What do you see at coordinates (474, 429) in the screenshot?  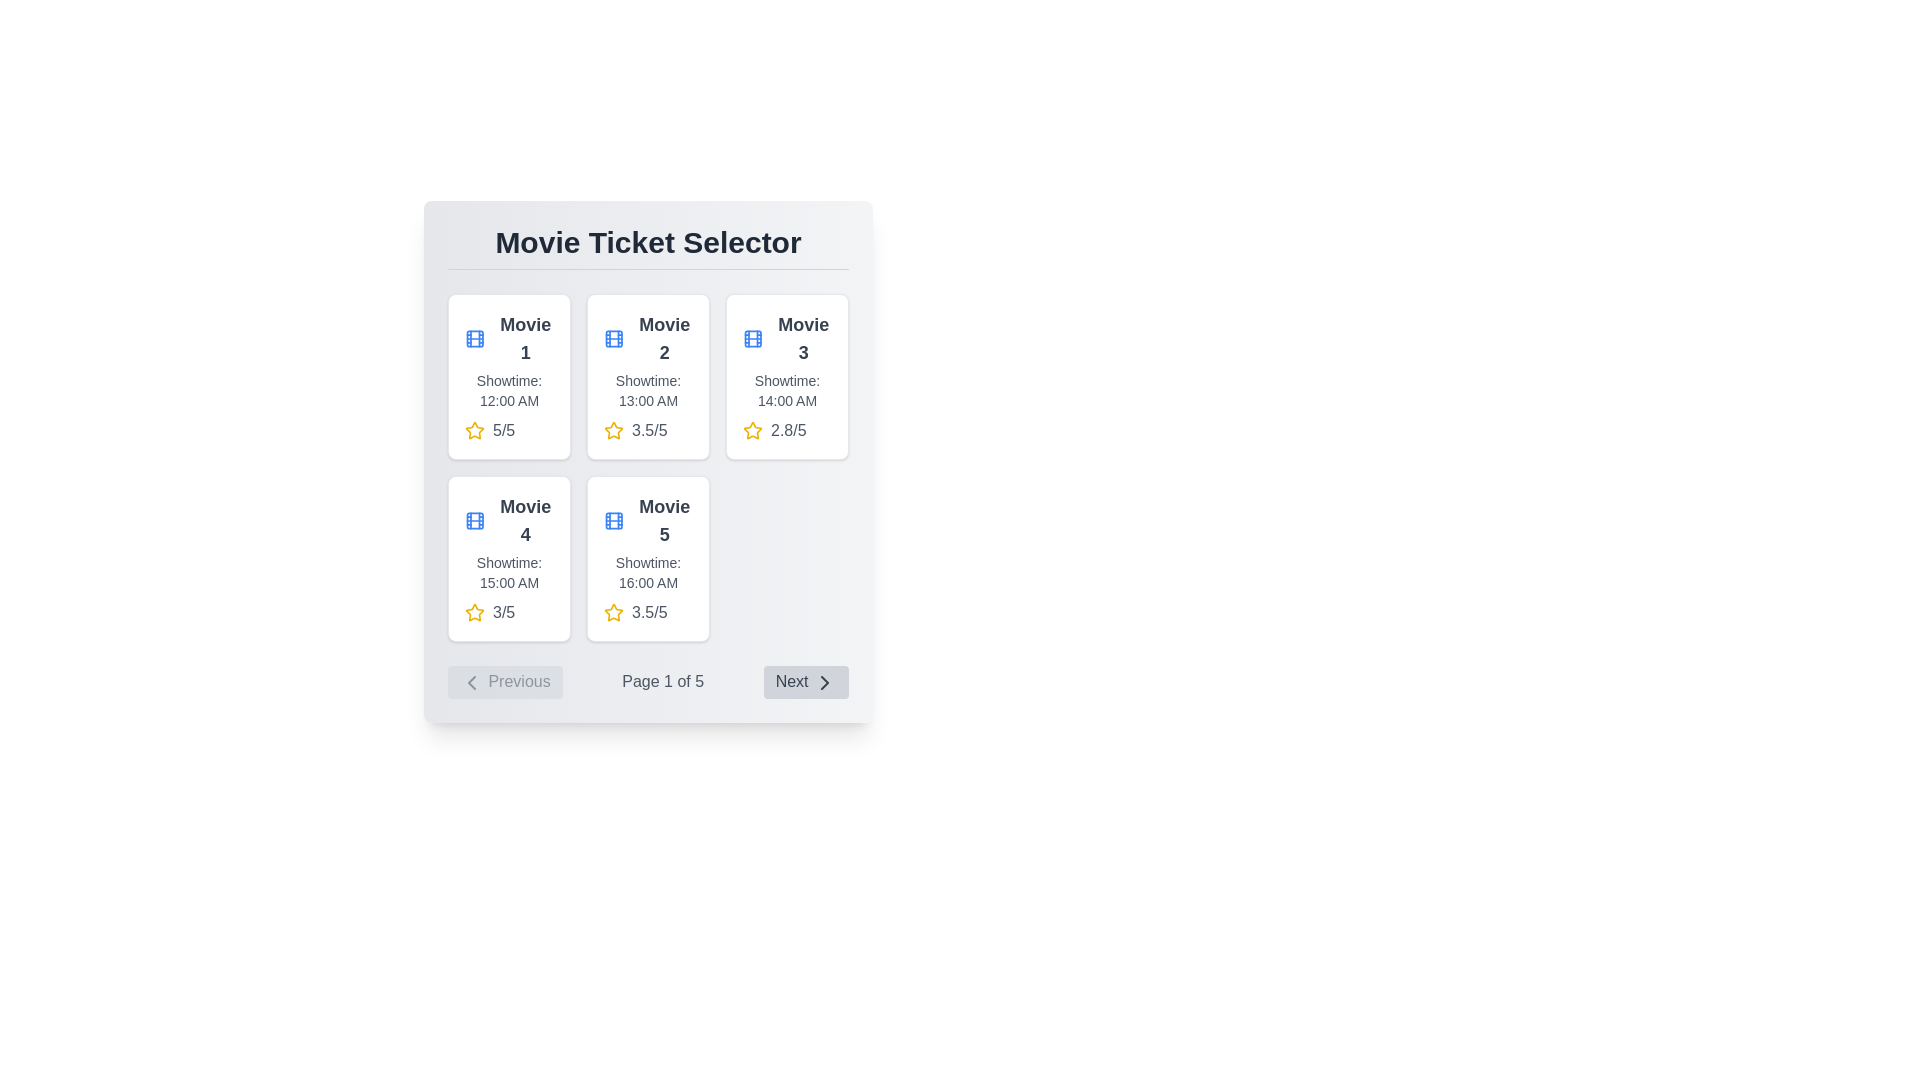 I see `the star icon representing the rating for 'Movie 5', located in the 'Movie Ticket Selector' section, positioned below the movie title and showtime, next to the rating text '3.5/5'` at bounding box center [474, 429].